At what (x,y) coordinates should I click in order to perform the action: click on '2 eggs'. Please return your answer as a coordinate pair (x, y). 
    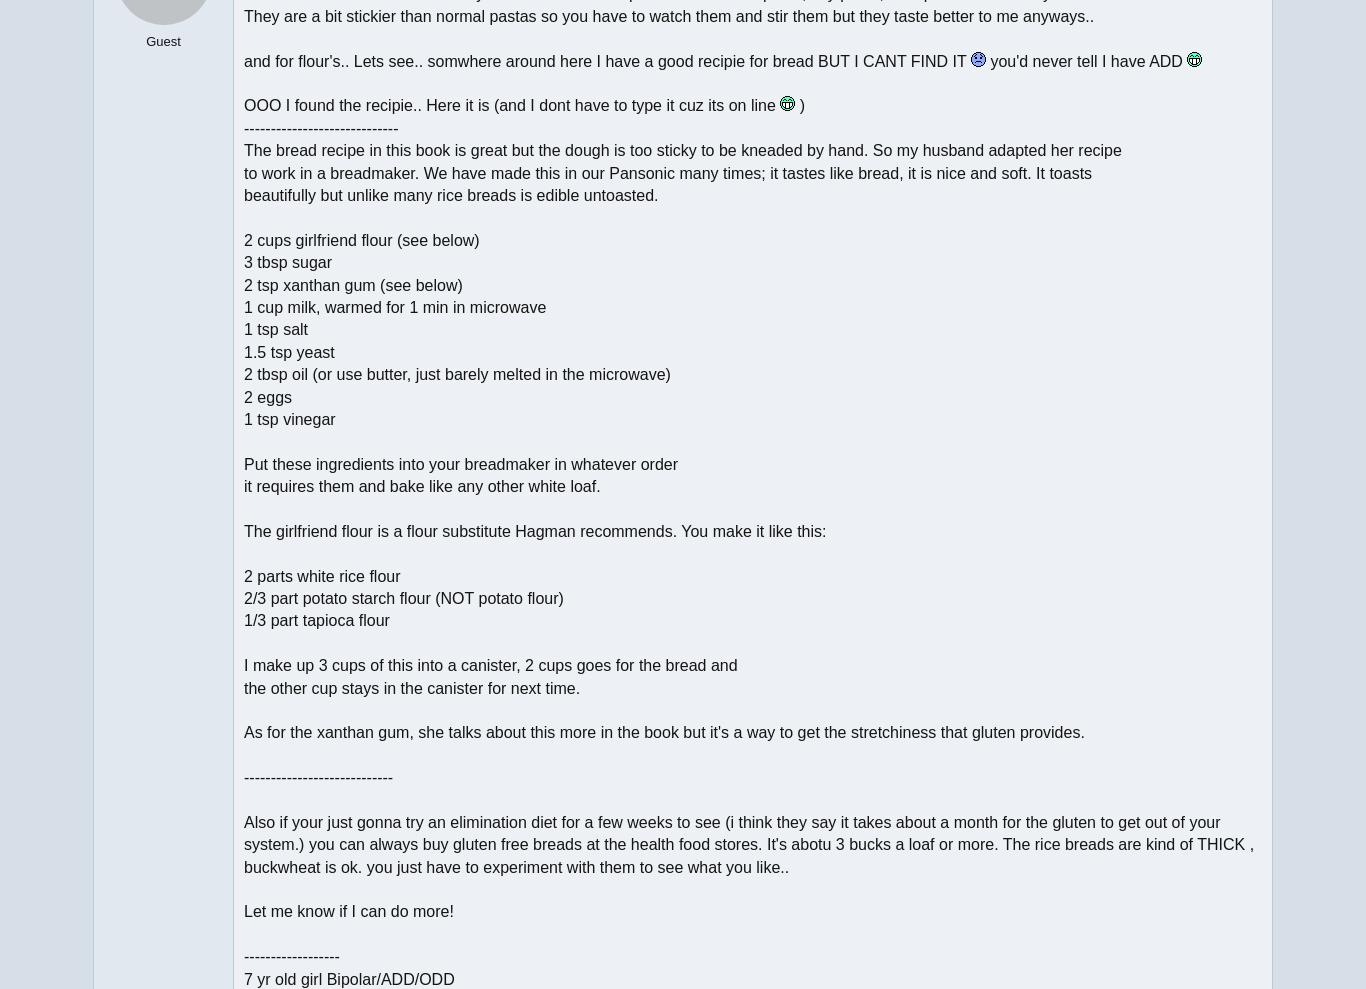
    Looking at the image, I should click on (243, 396).